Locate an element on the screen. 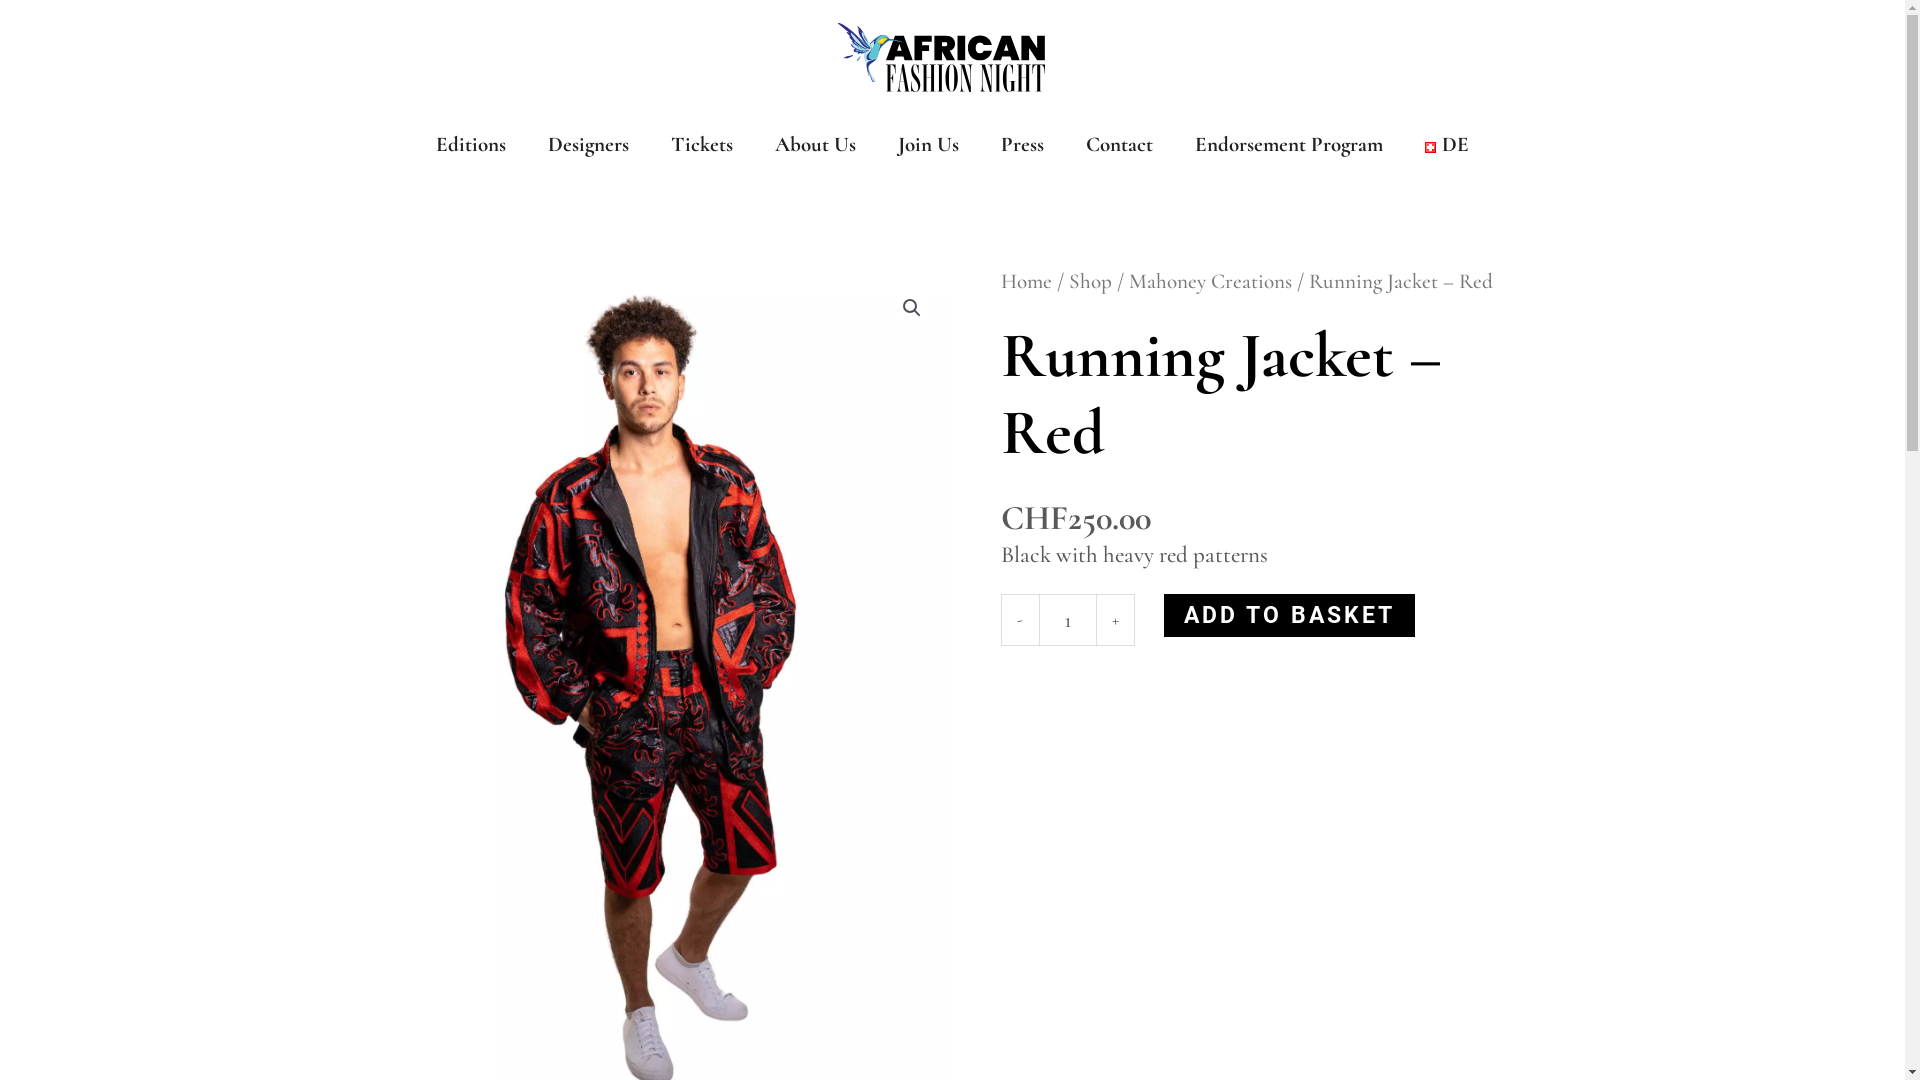 The width and height of the screenshot is (1920, 1080). 'Mahoney Creations' is located at coordinates (1208, 281).